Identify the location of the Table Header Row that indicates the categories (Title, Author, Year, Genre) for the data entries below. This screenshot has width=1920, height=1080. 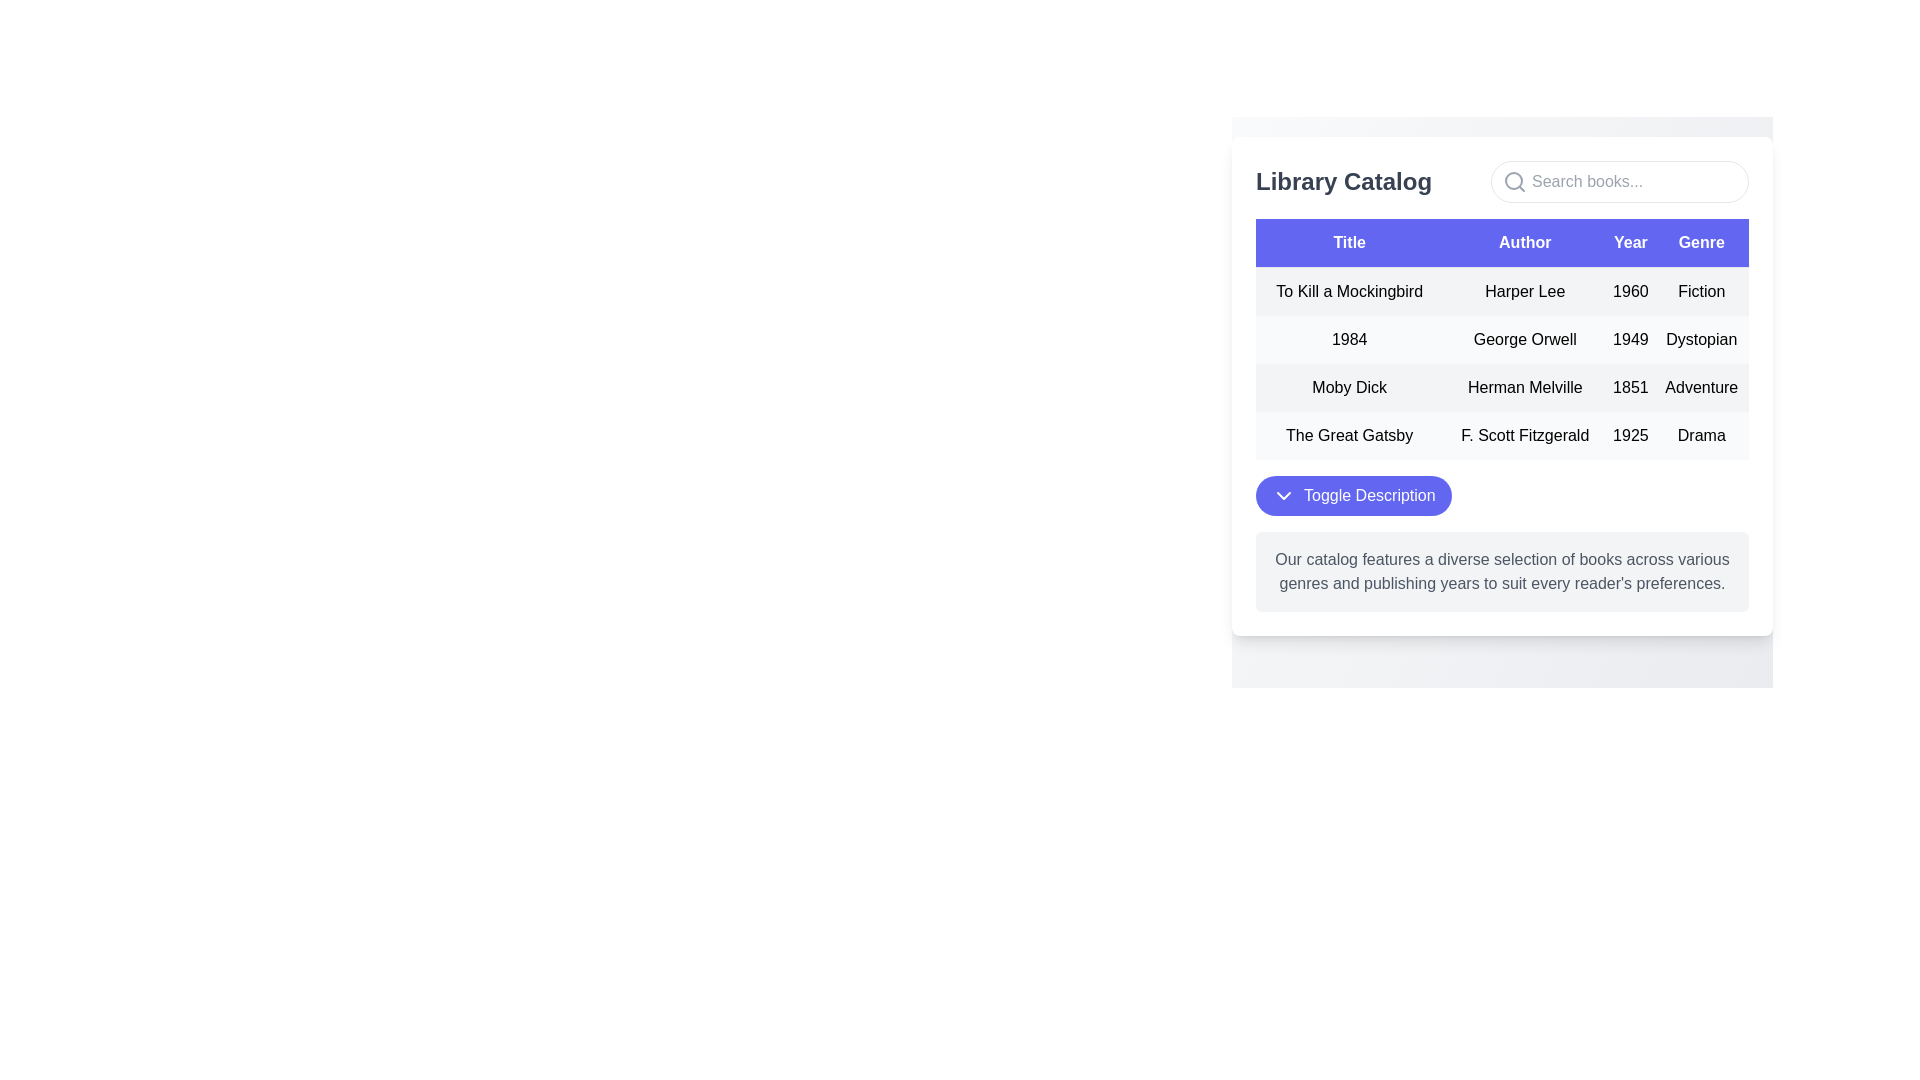
(1502, 242).